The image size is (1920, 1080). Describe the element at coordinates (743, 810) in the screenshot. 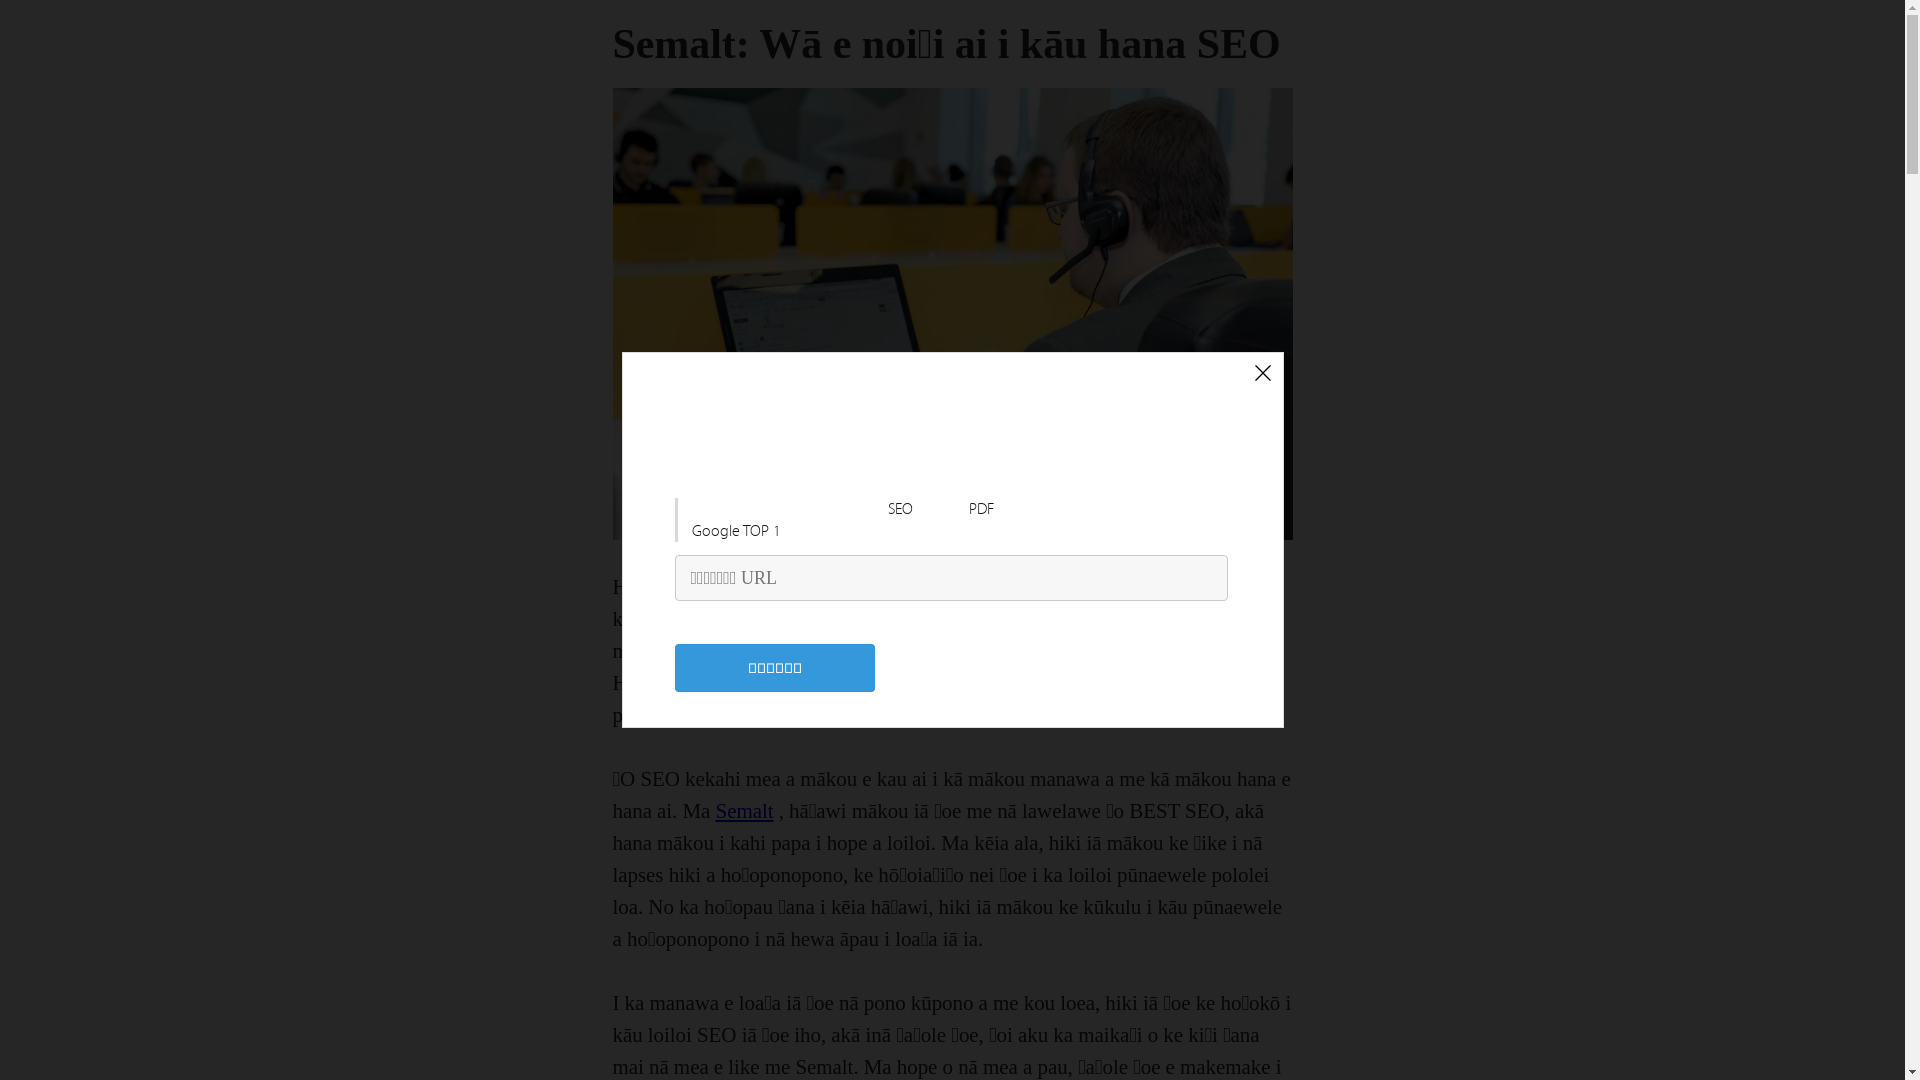

I see `'Semalt'` at that location.